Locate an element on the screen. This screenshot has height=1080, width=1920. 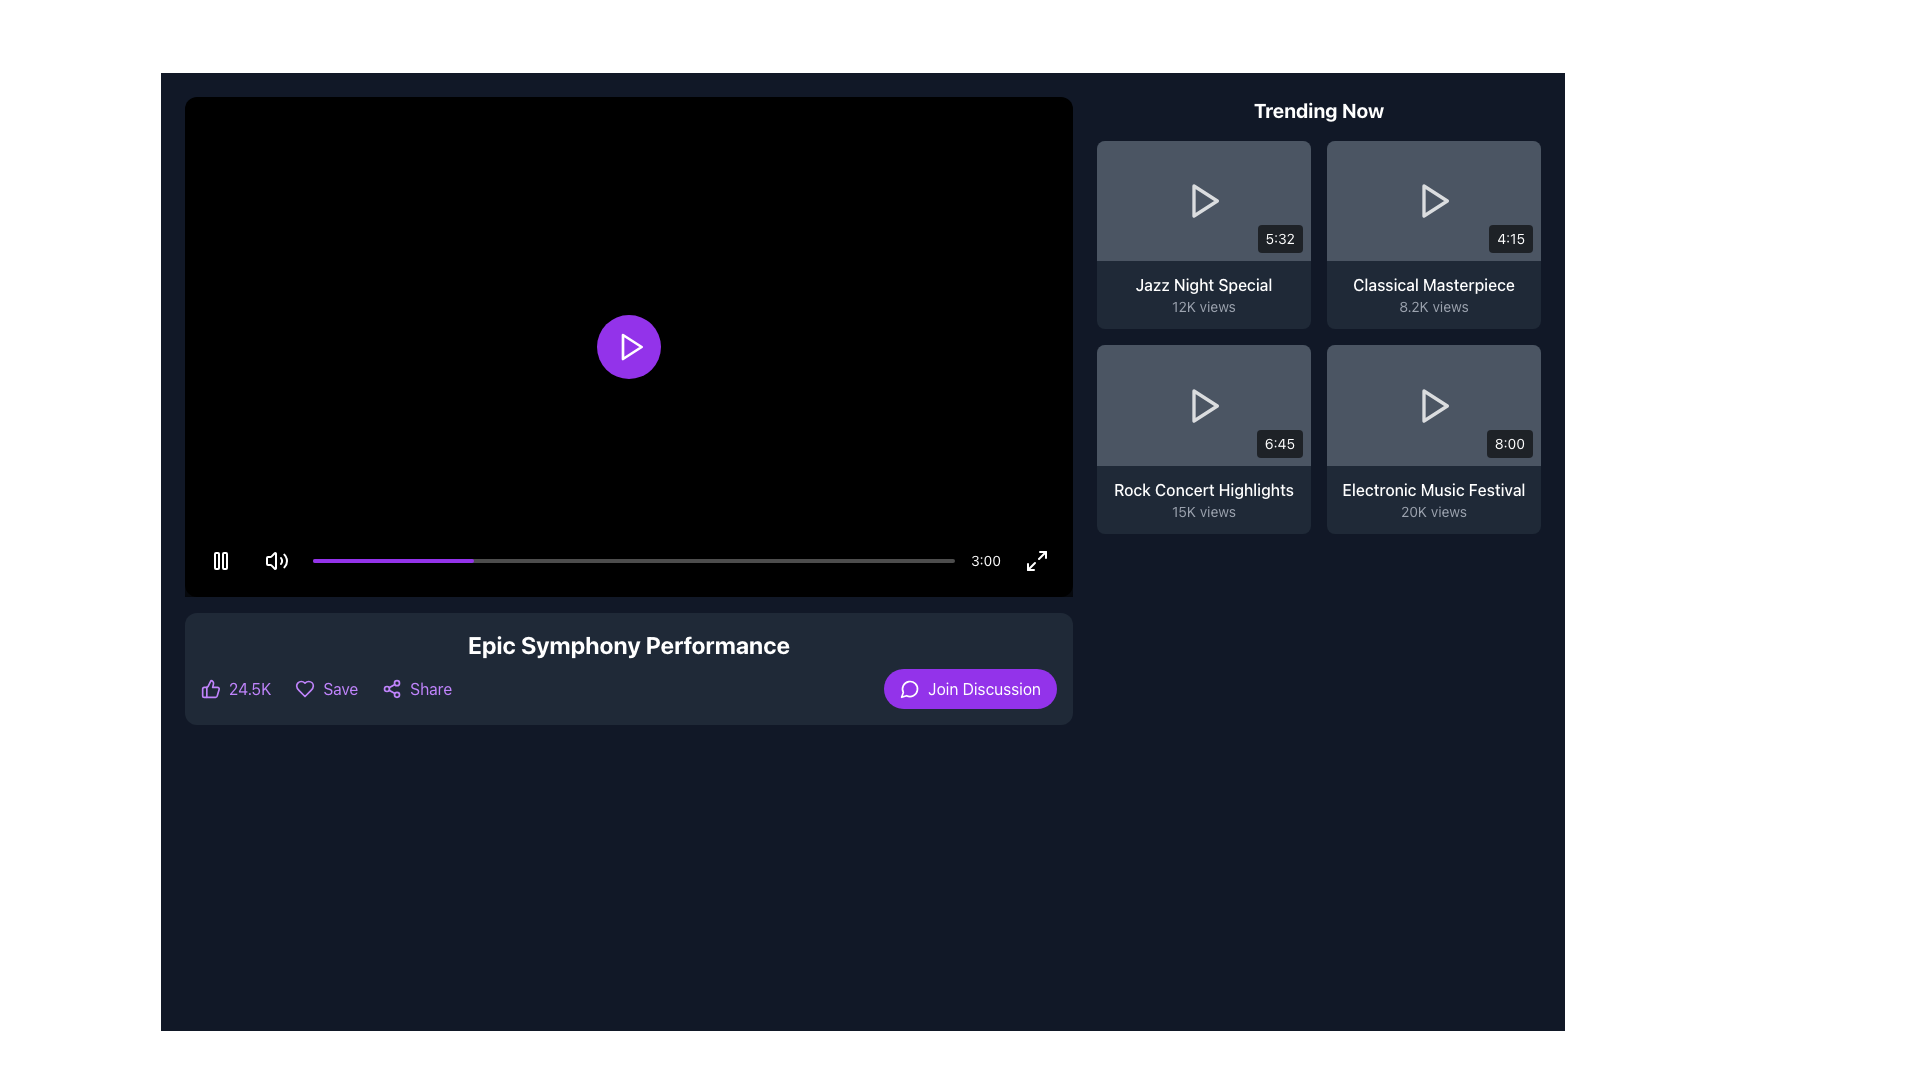
the speech bubble icon with a purple fill and white stroke, which is located to the left of the 'Join Discussion' button in the bottom-right section of the interface is located at coordinates (909, 687).